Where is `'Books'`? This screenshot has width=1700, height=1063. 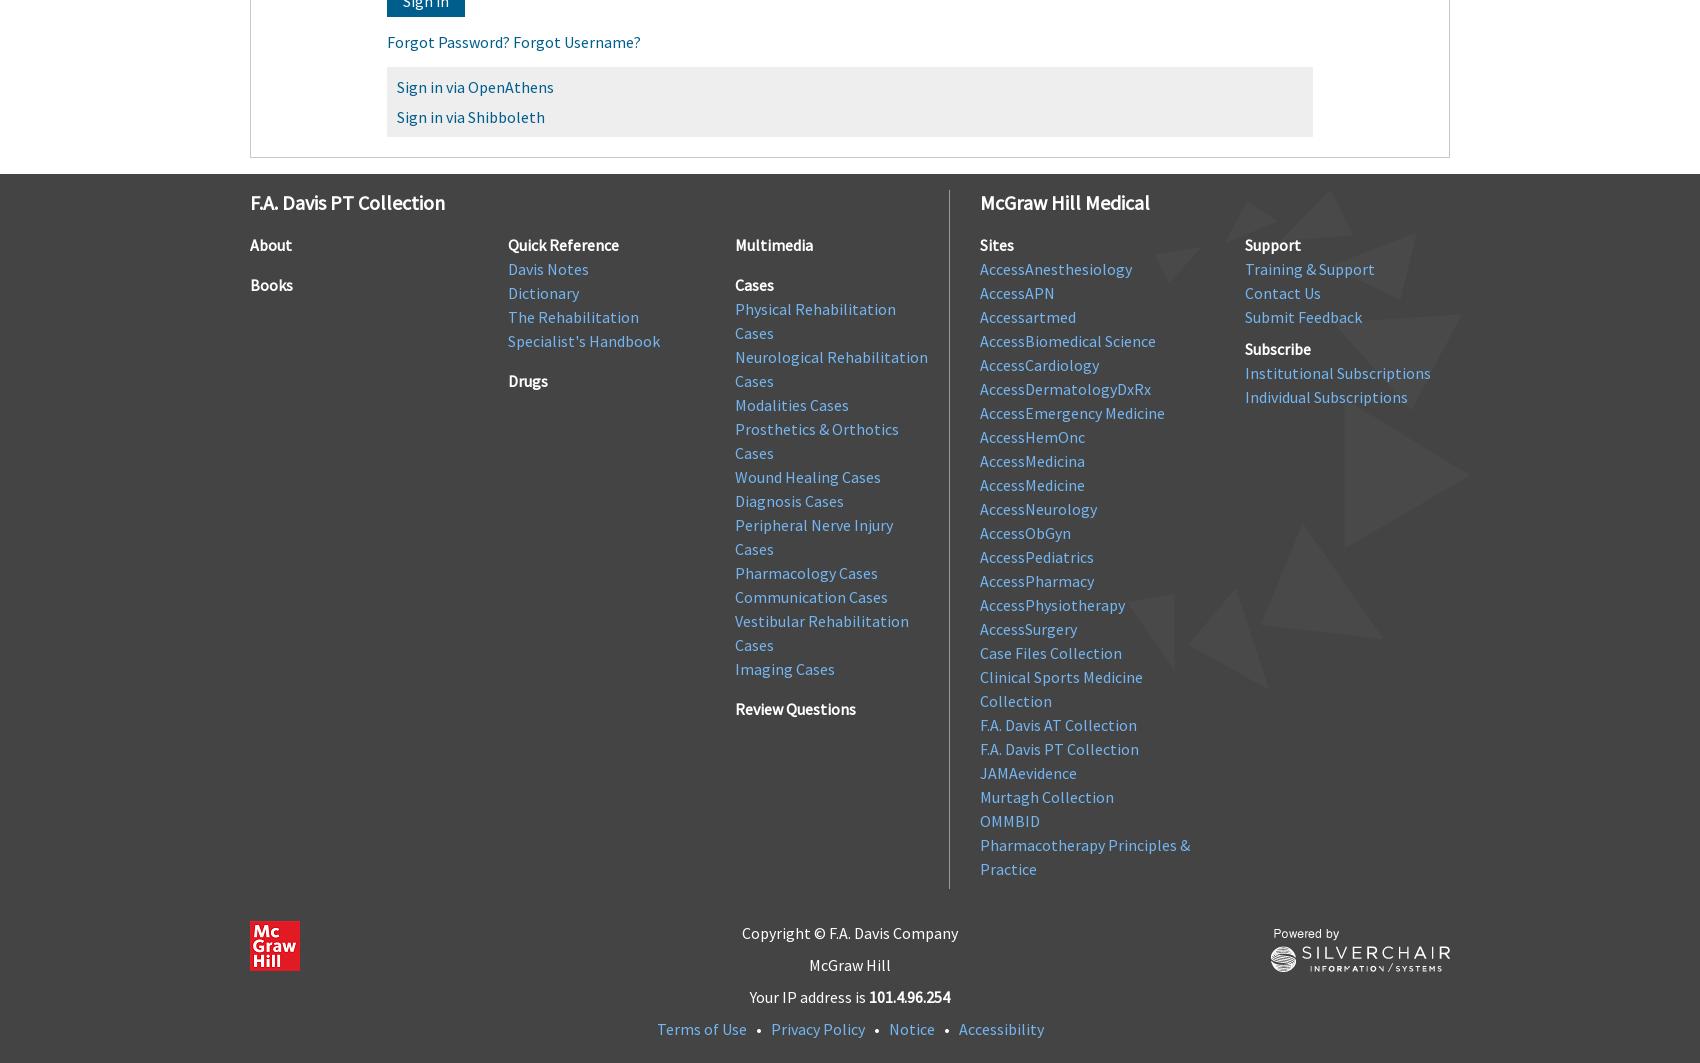
'Books' is located at coordinates (271, 284).